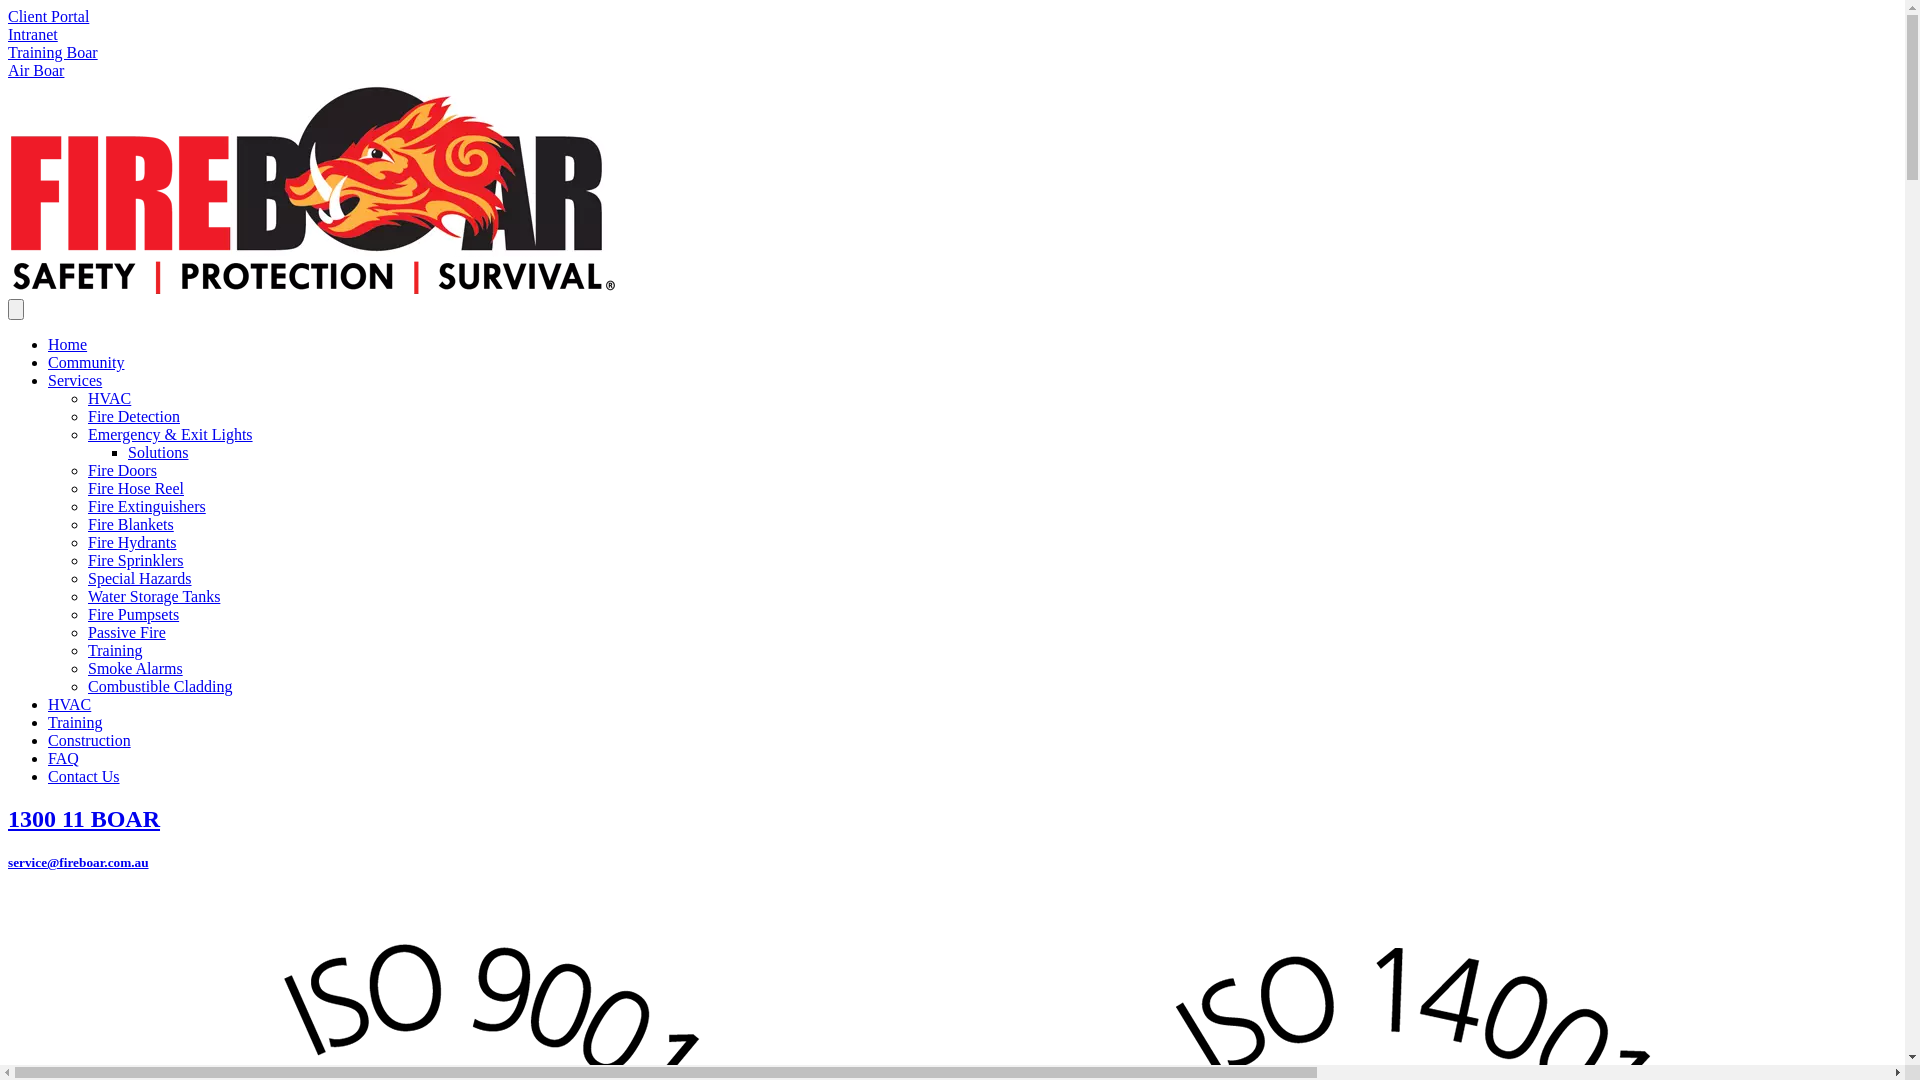  I want to click on 'Training', so click(75, 722).